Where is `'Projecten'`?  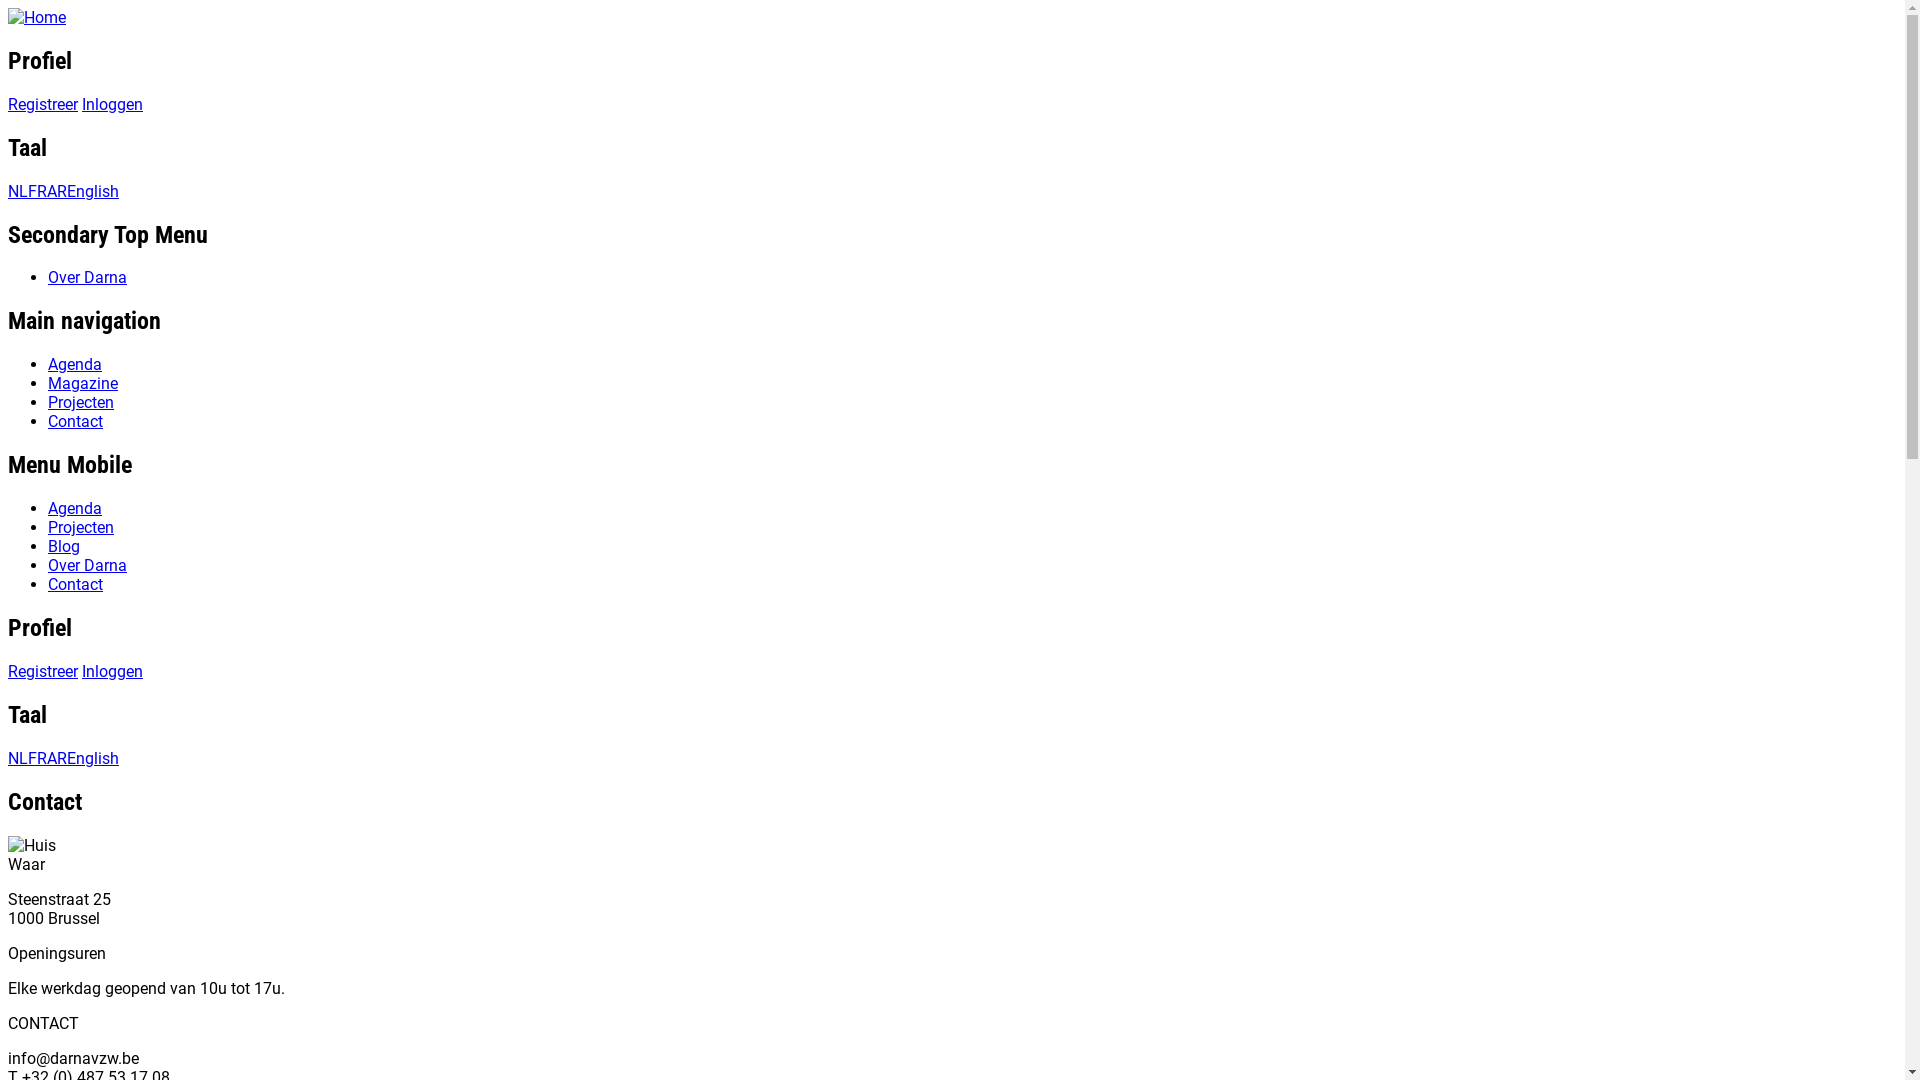
'Projecten' is located at coordinates (80, 402).